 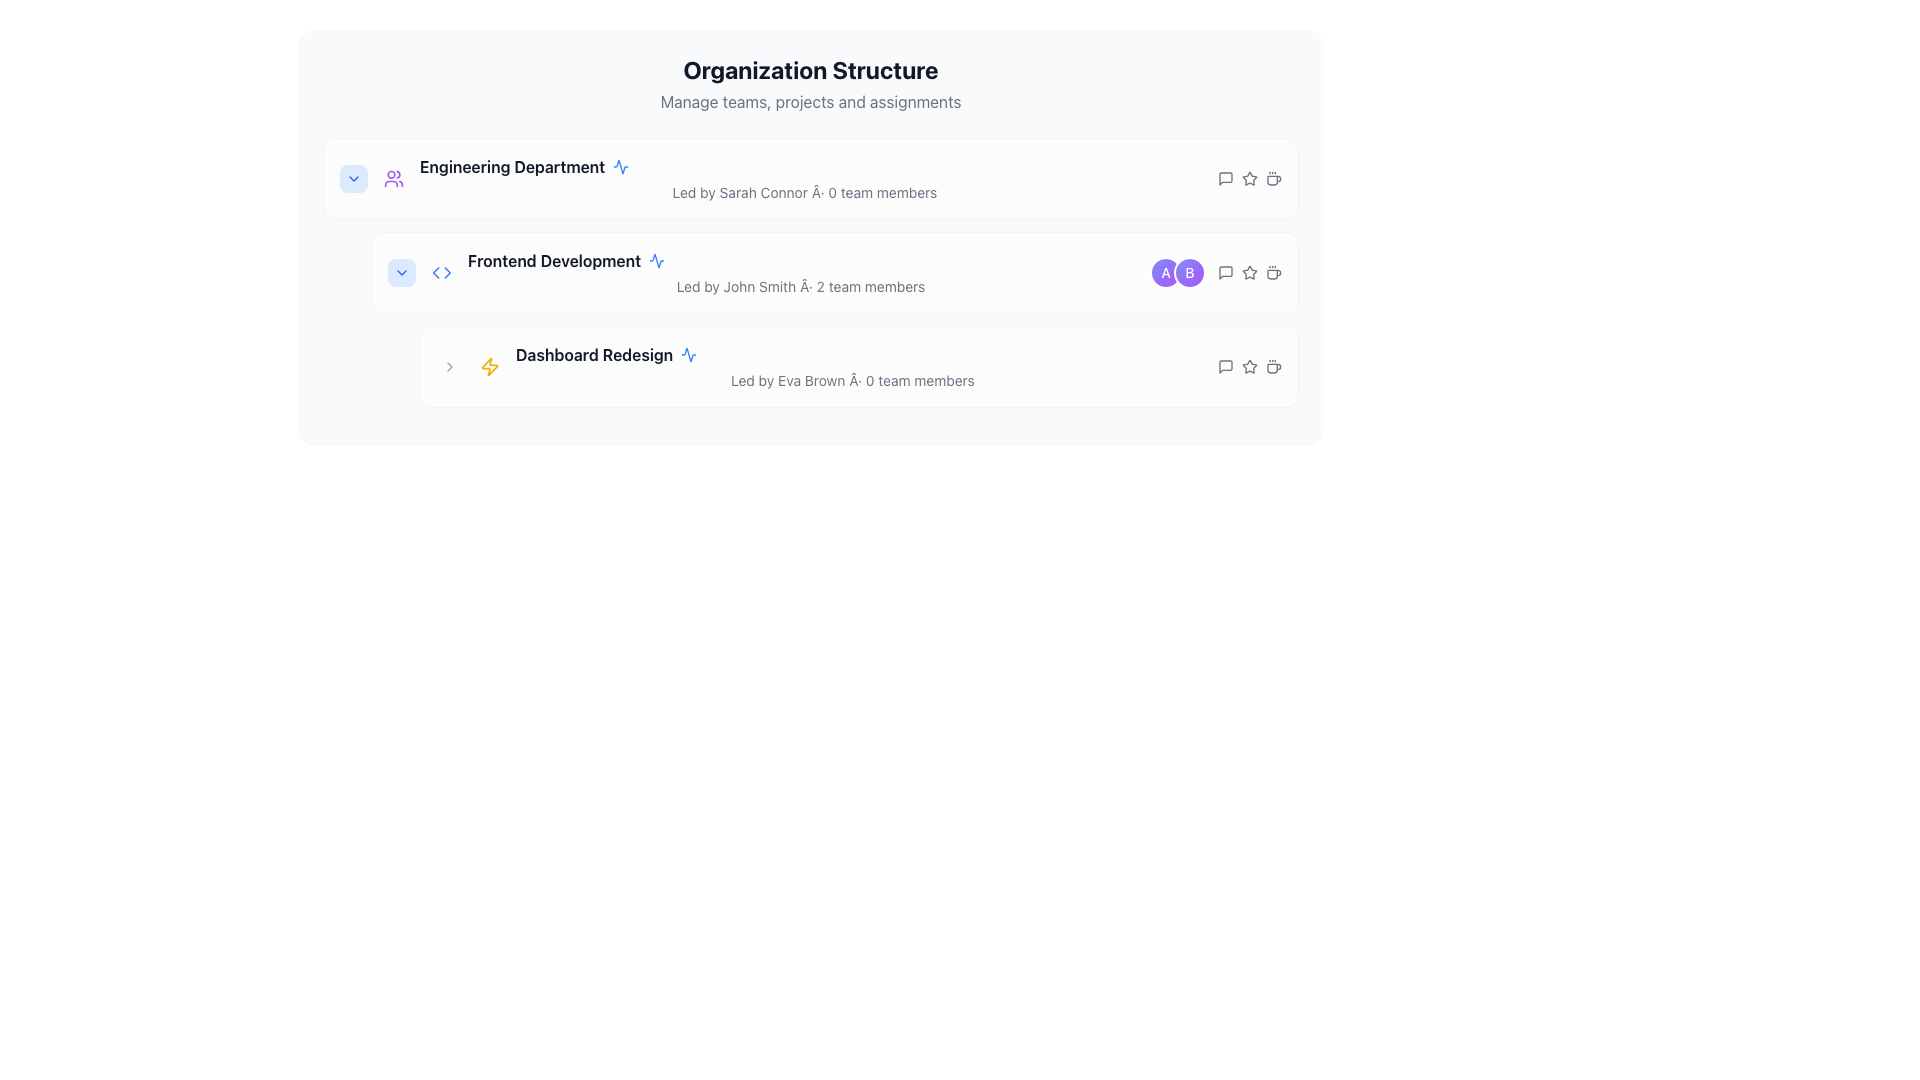 What do you see at coordinates (1166, 273) in the screenshot?
I see `the avatar representing the entity associated with the 'Frontend Development' list item by moving the cursor to its center` at bounding box center [1166, 273].